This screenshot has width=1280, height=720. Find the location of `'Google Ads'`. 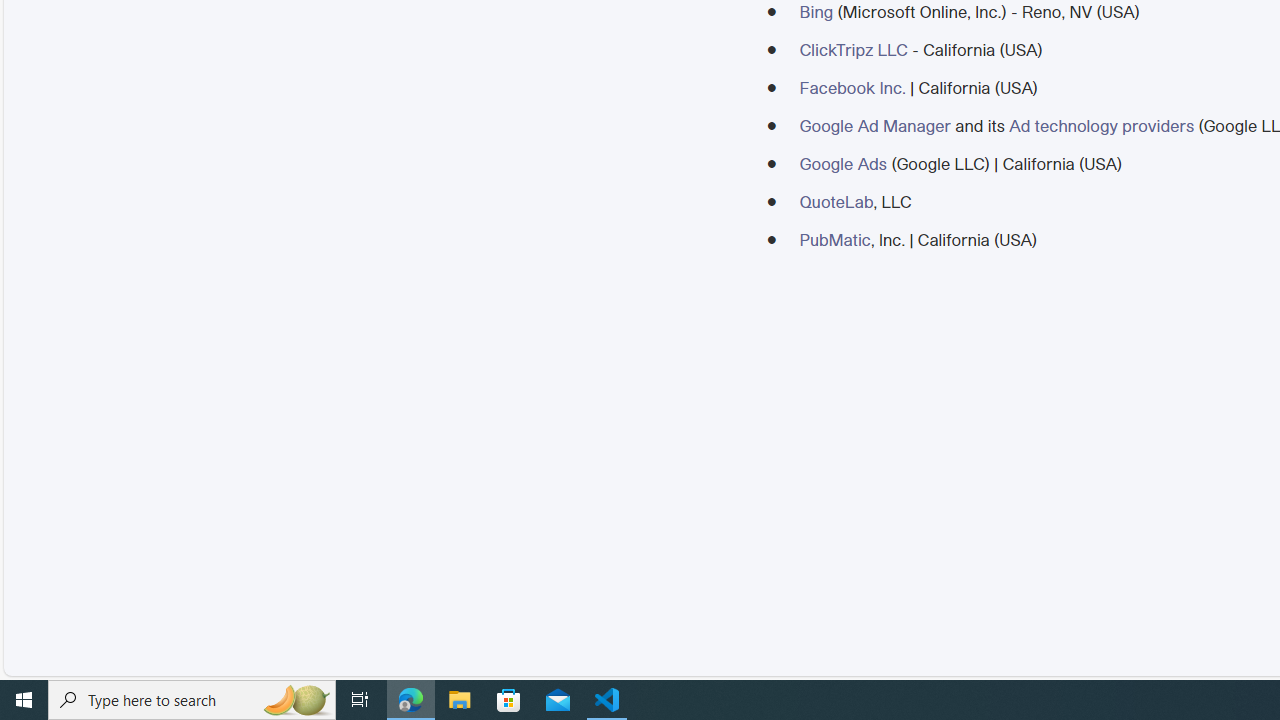

'Google Ads' is located at coordinates (842, 162).